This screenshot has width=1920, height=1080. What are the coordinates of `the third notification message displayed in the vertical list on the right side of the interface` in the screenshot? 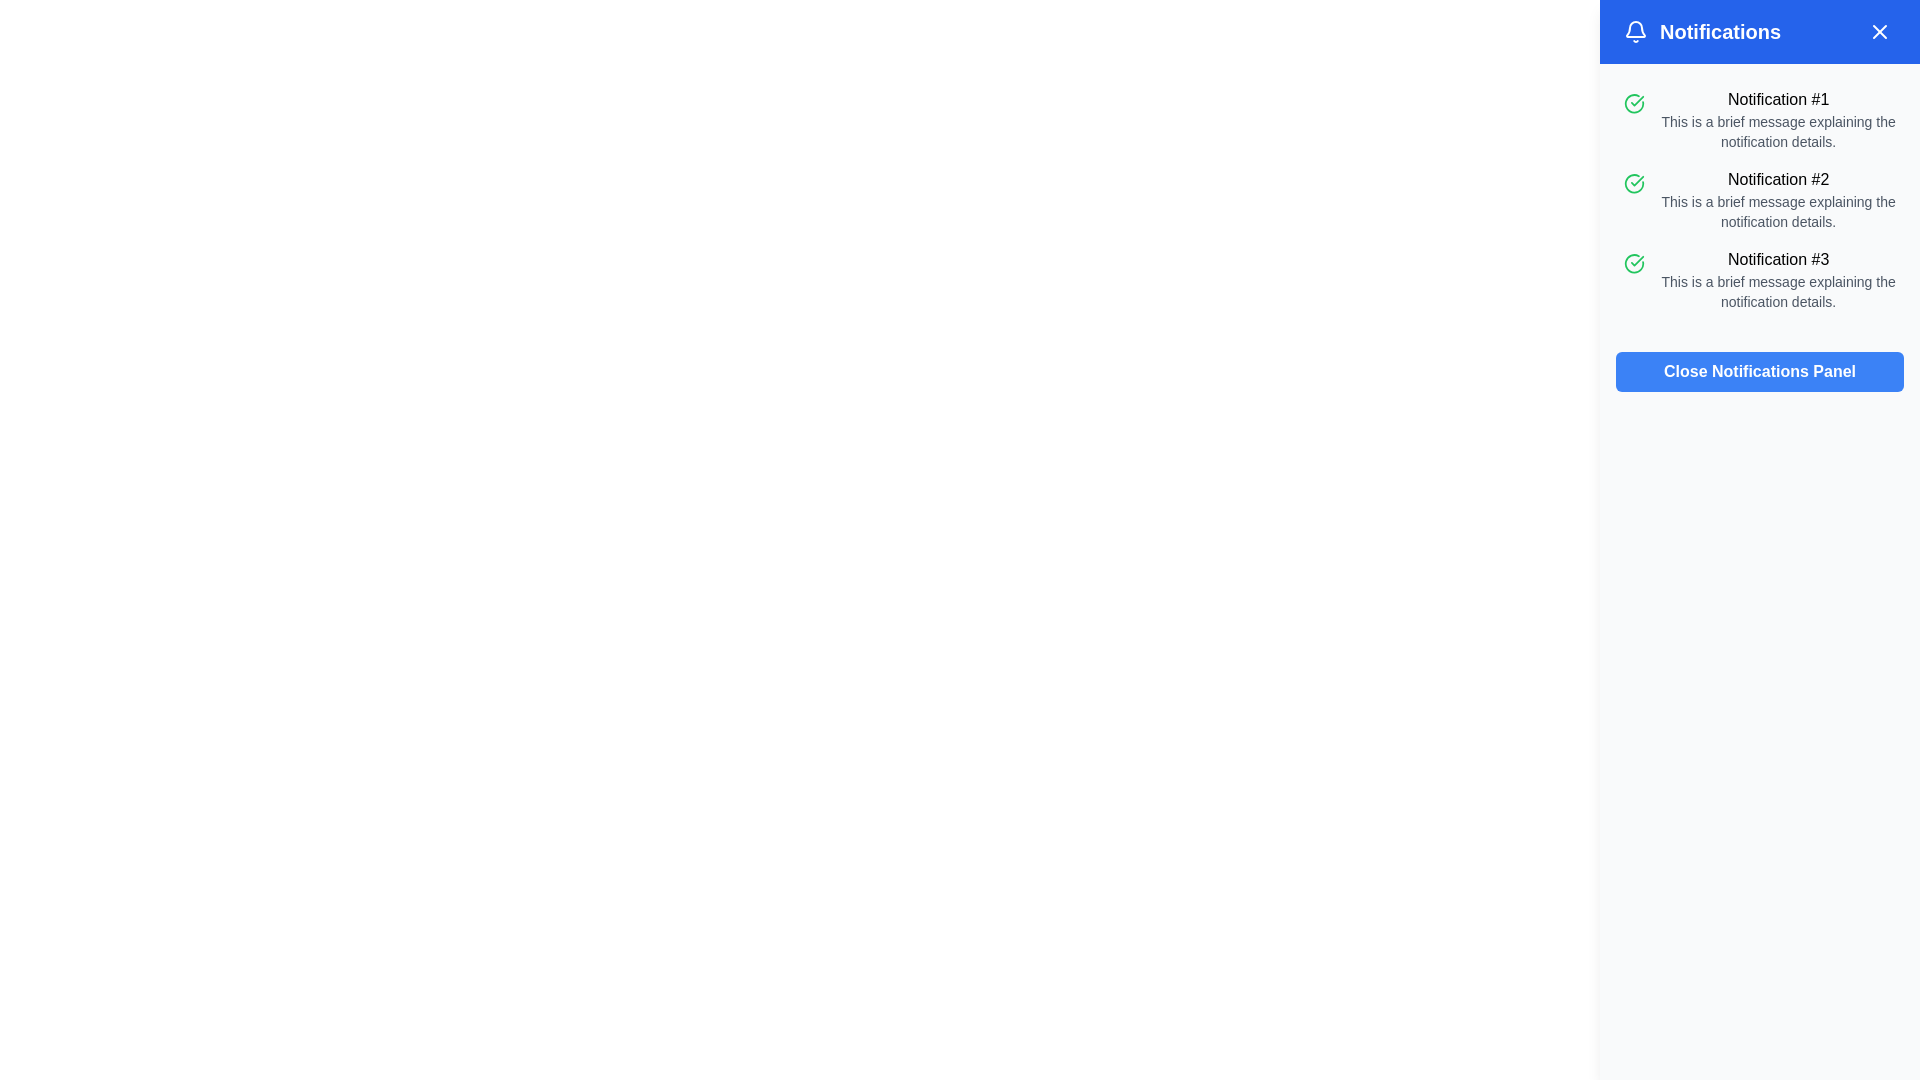 It's located at (1778, 280).